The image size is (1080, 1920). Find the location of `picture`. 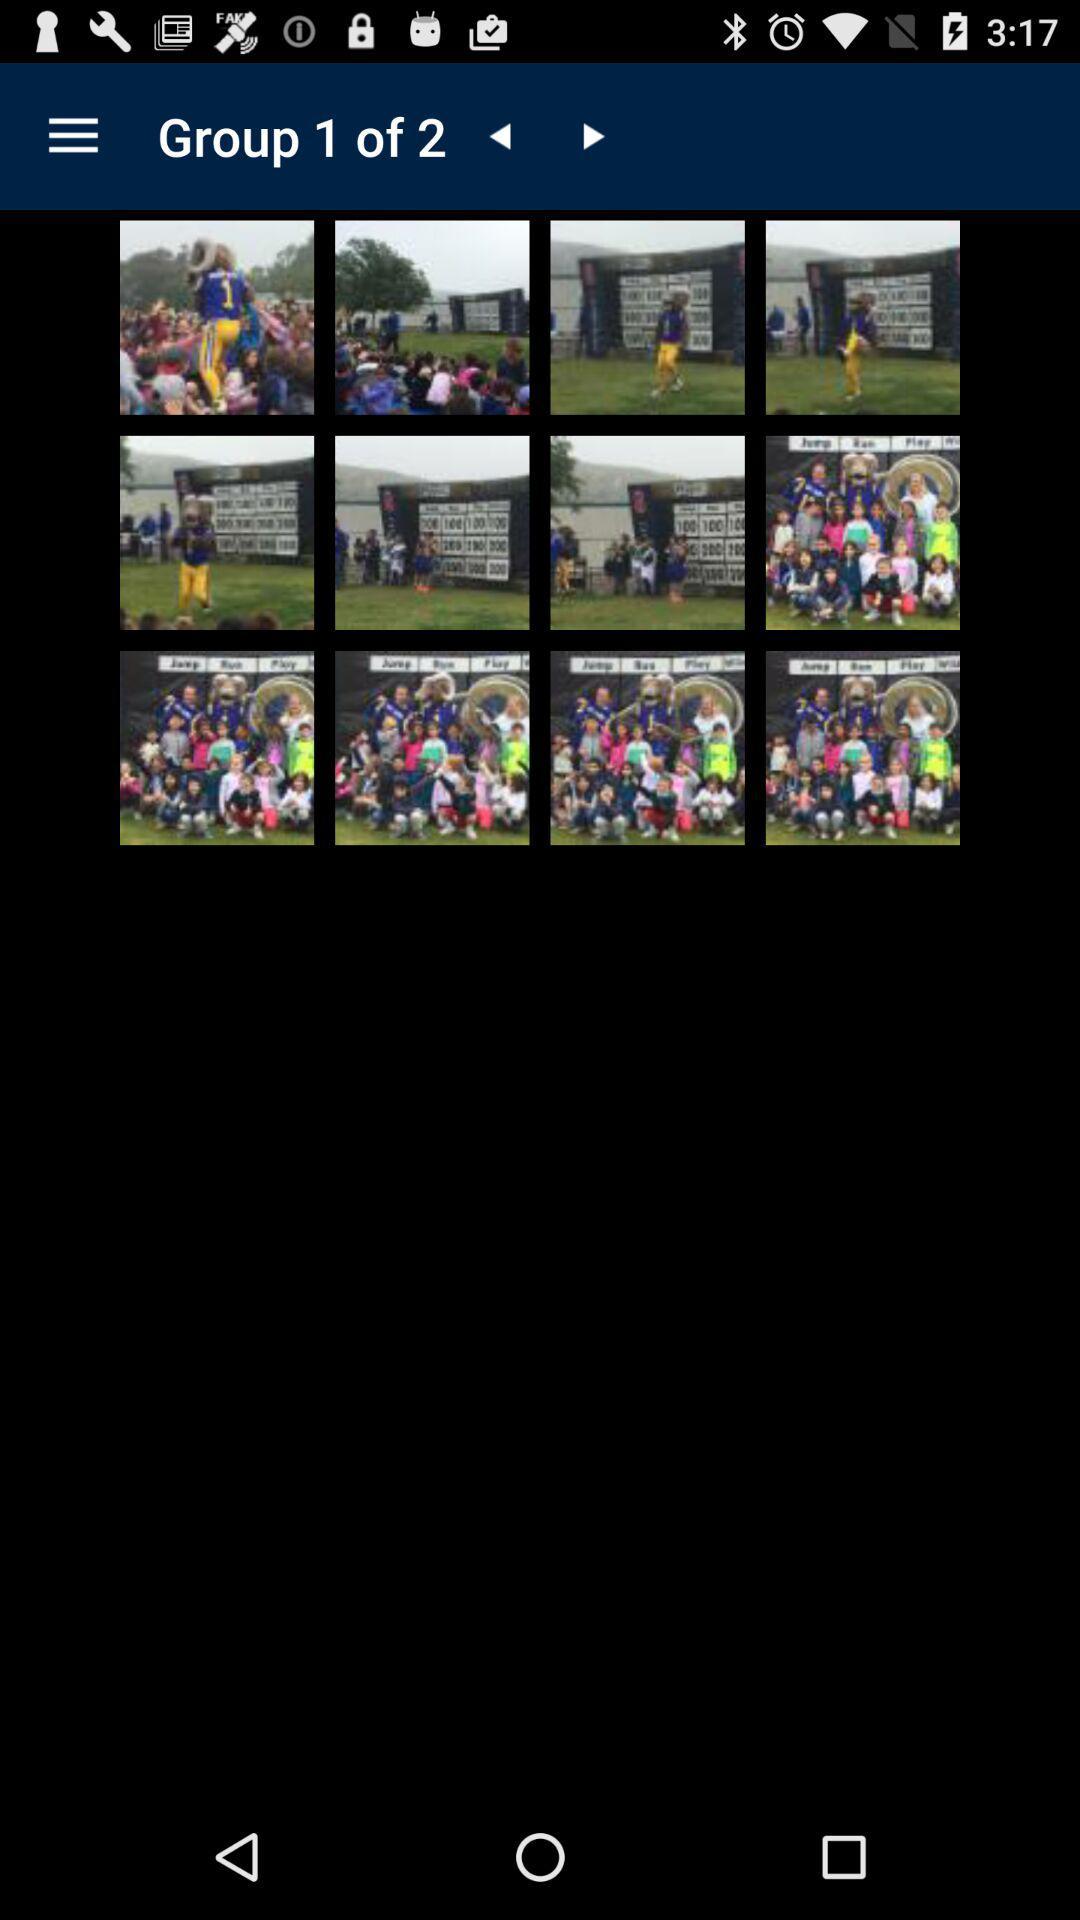

picture is located at coordinates (647, 747).